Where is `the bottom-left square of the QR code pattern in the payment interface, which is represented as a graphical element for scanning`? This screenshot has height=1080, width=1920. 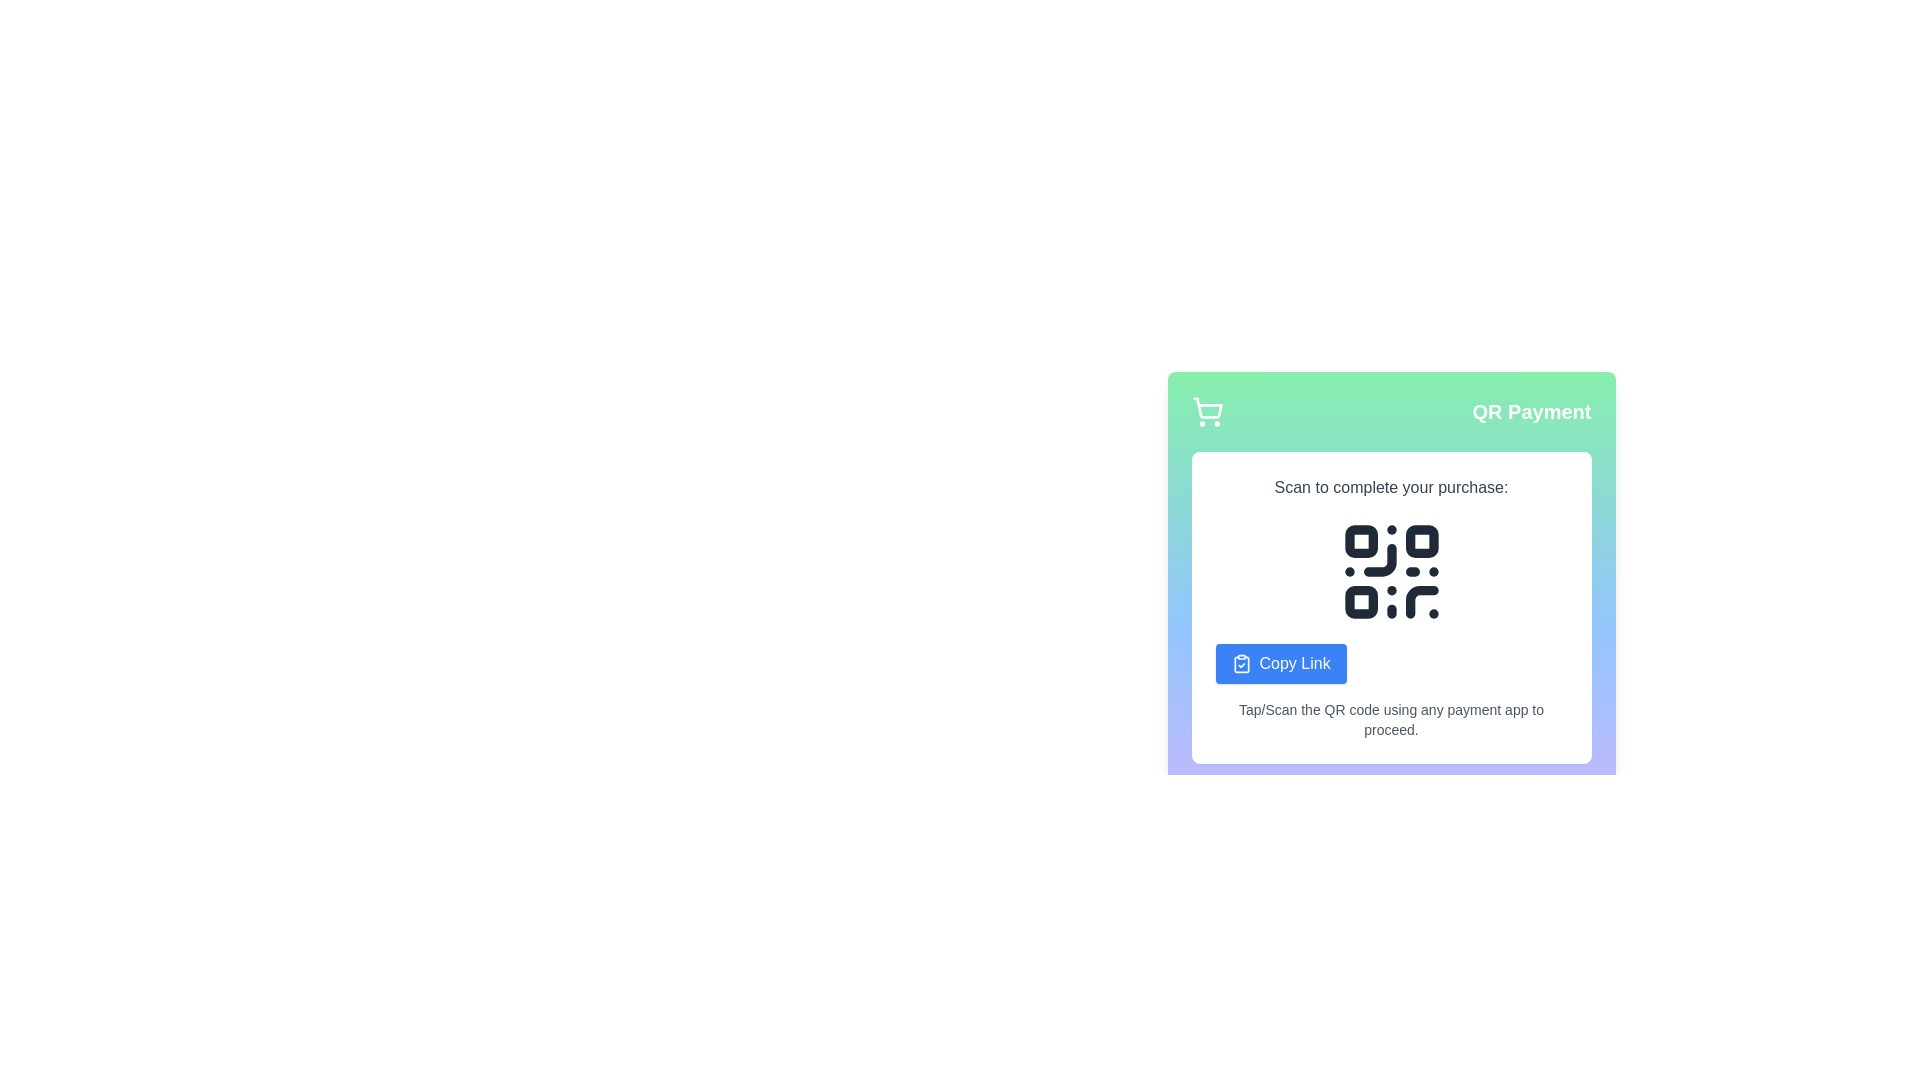
the bottom-left square of the QR code pattern in the payment interface, which is represented as a graphical element for scanning is located at coordinates (1360, 601).